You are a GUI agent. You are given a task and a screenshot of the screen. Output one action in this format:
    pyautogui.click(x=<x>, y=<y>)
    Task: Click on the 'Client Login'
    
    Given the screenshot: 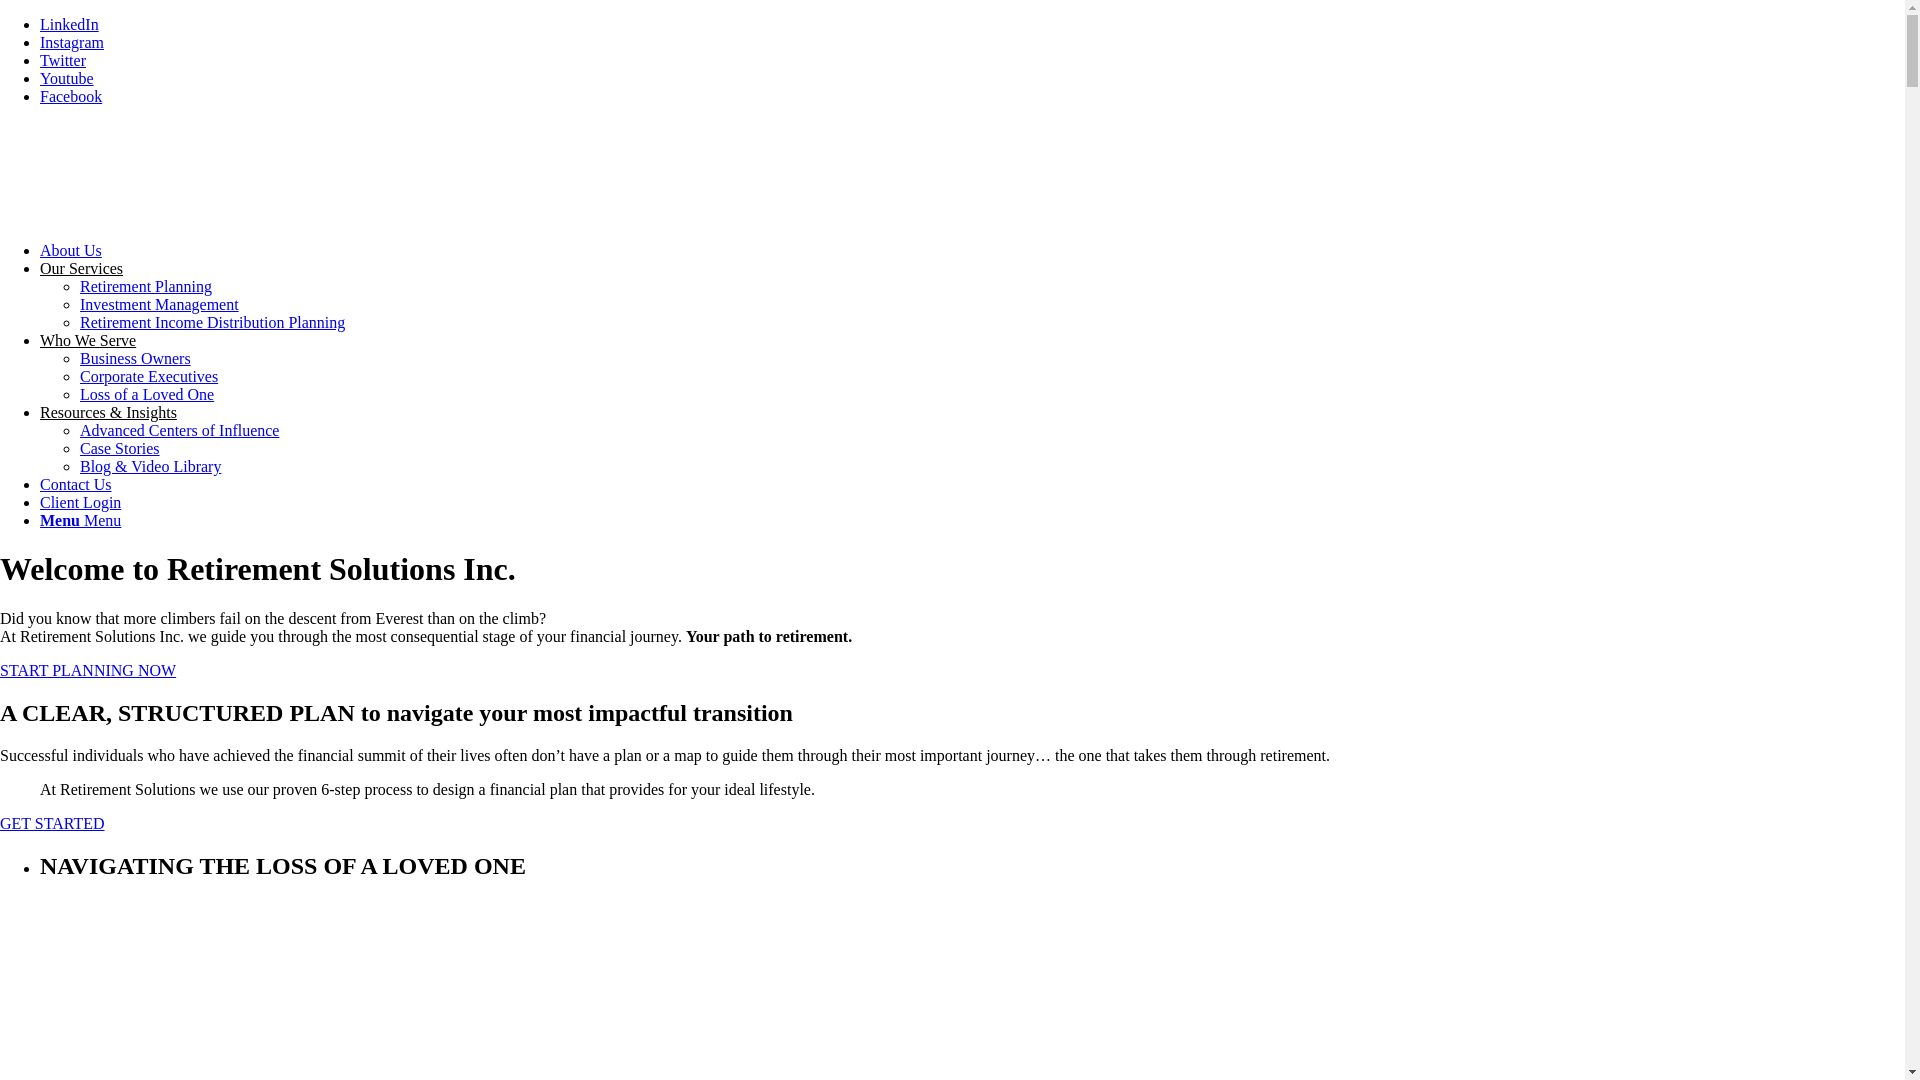 What is the action you would take?
    pyautogui.click(x=80, y=501)
    